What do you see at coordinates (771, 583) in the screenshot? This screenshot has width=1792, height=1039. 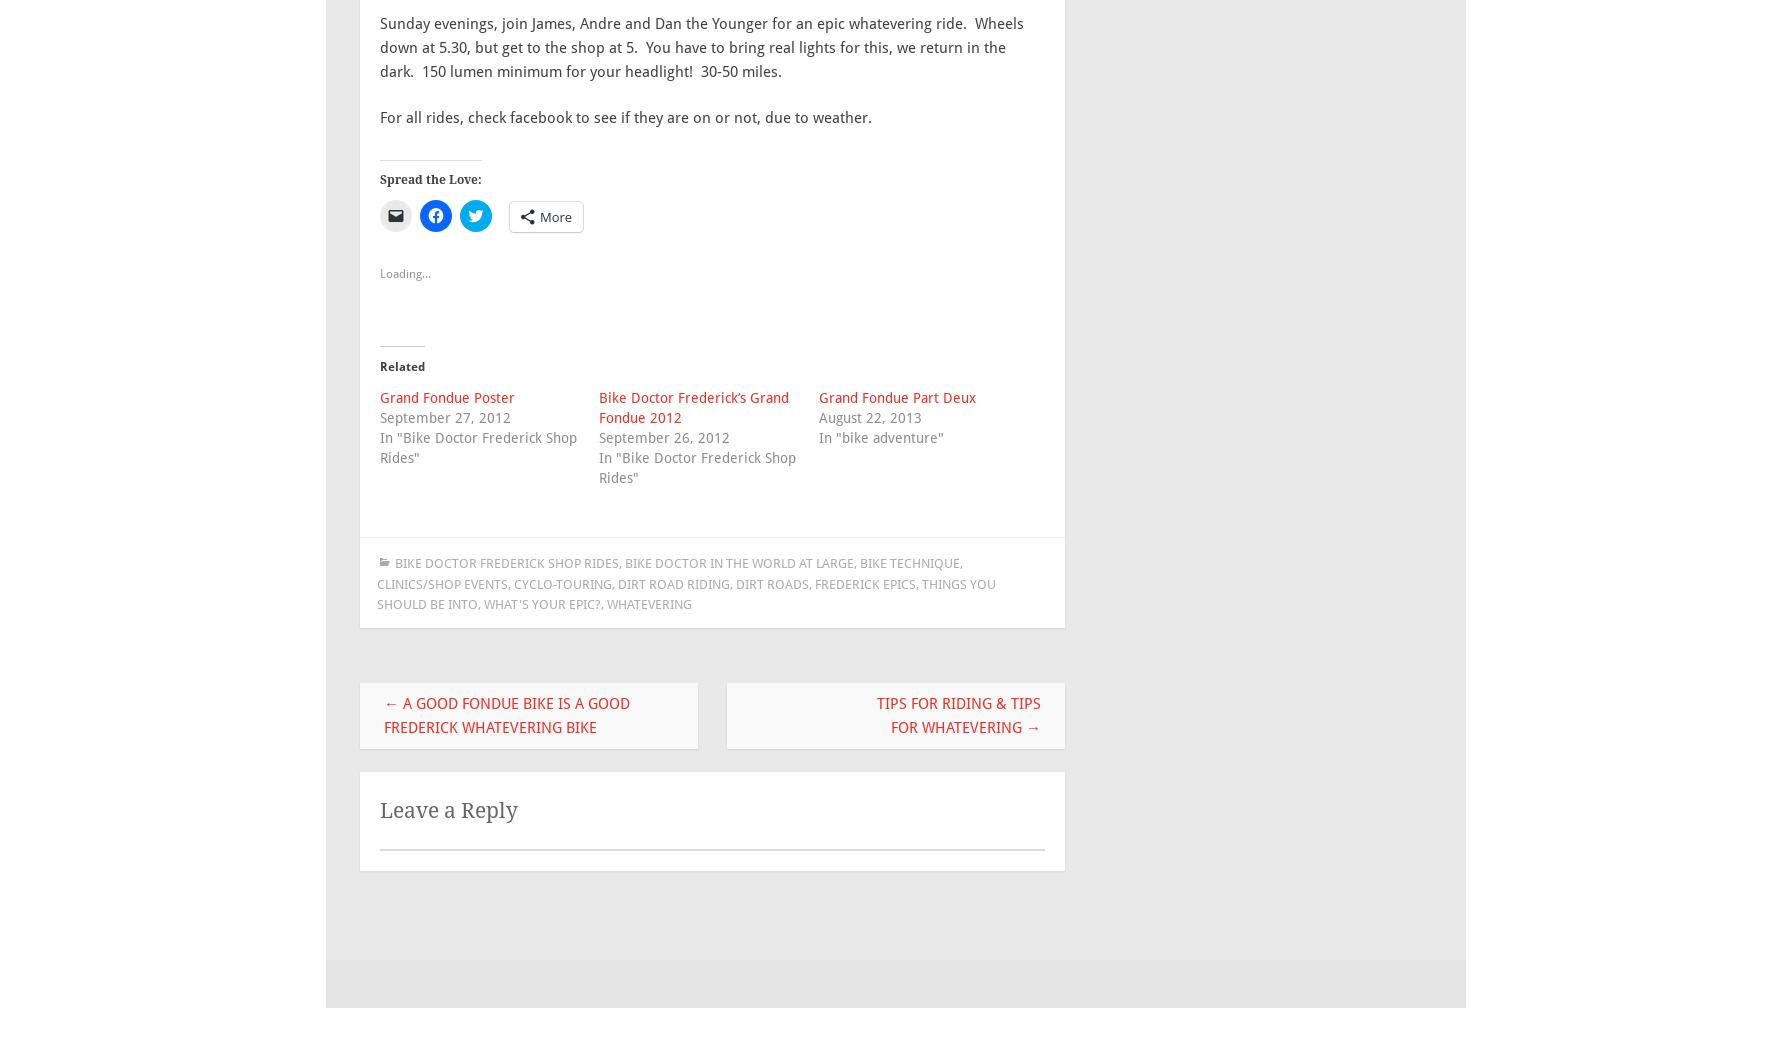 I see `'Dirt Roads'` at bounding box center [771, 583].